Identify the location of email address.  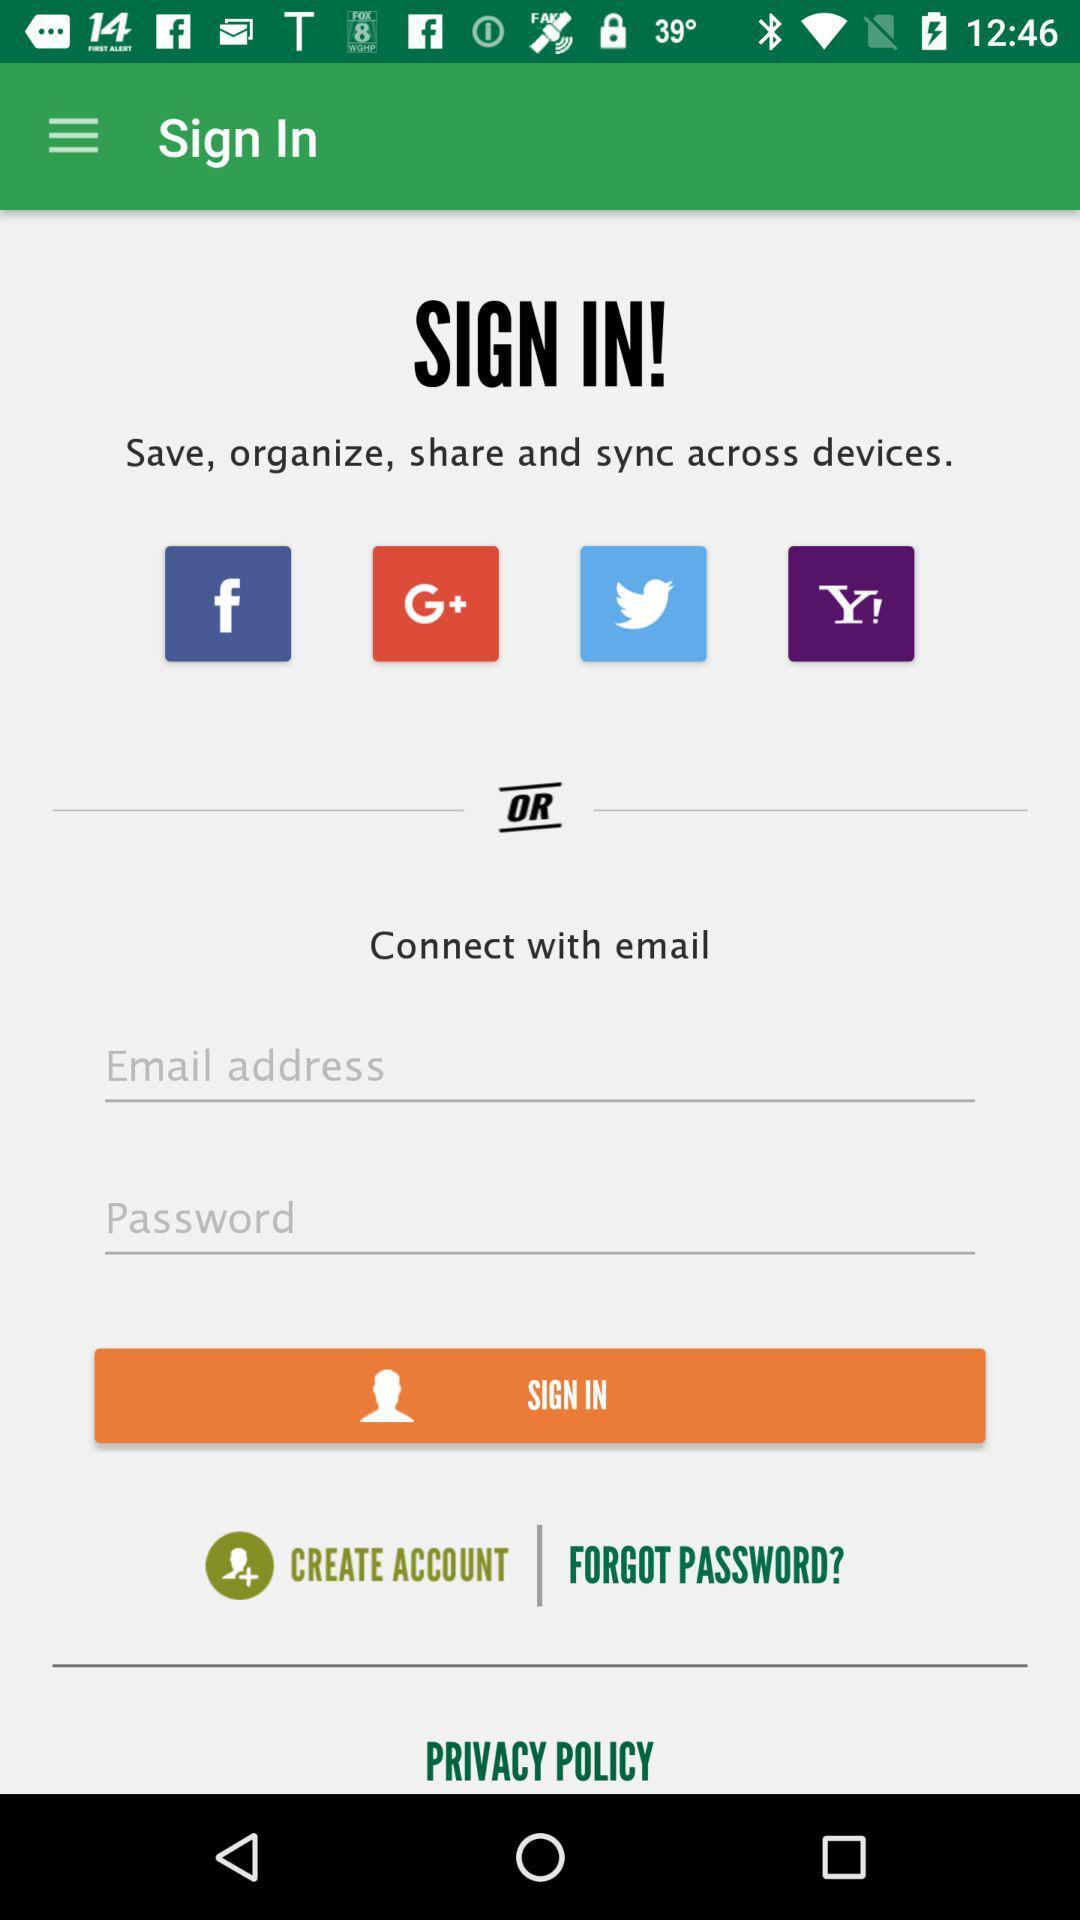
(540, 1066).